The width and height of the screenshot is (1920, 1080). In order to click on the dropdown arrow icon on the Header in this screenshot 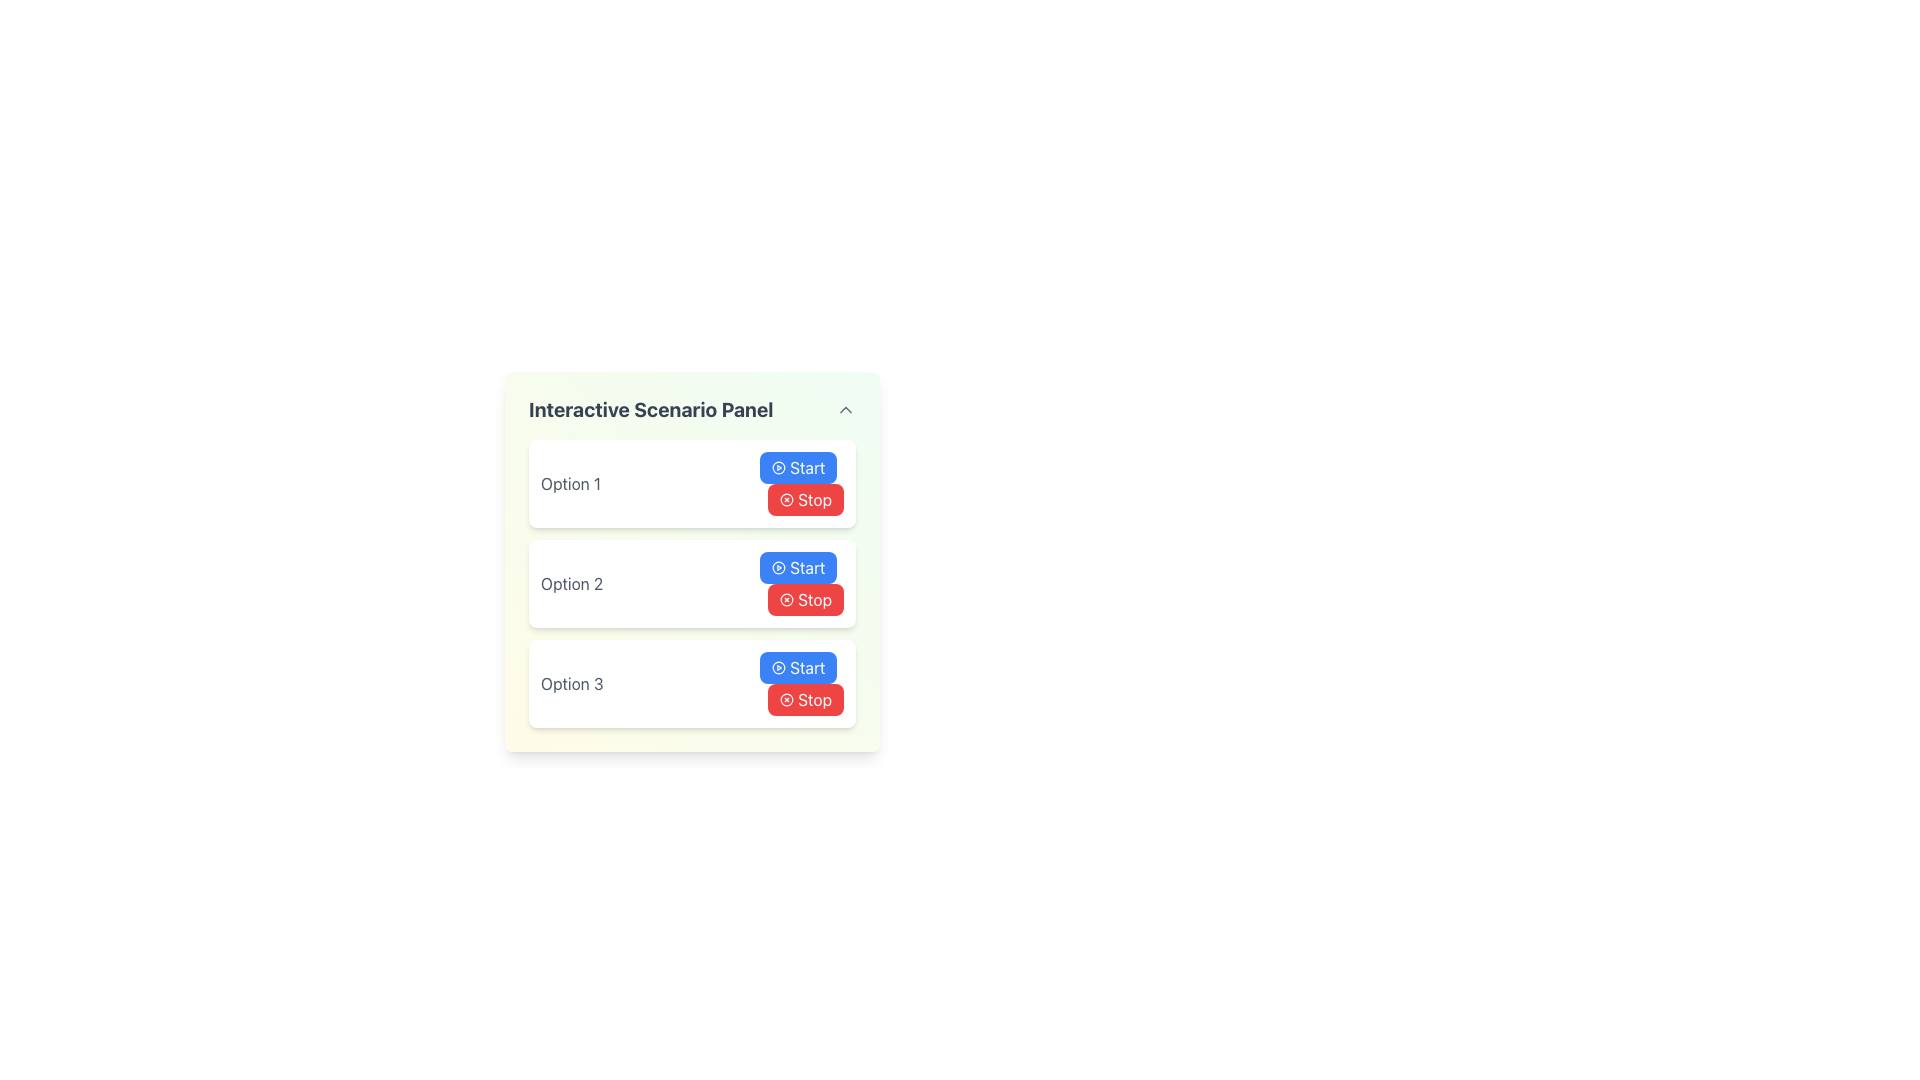, I will do `click(692, 408)`.